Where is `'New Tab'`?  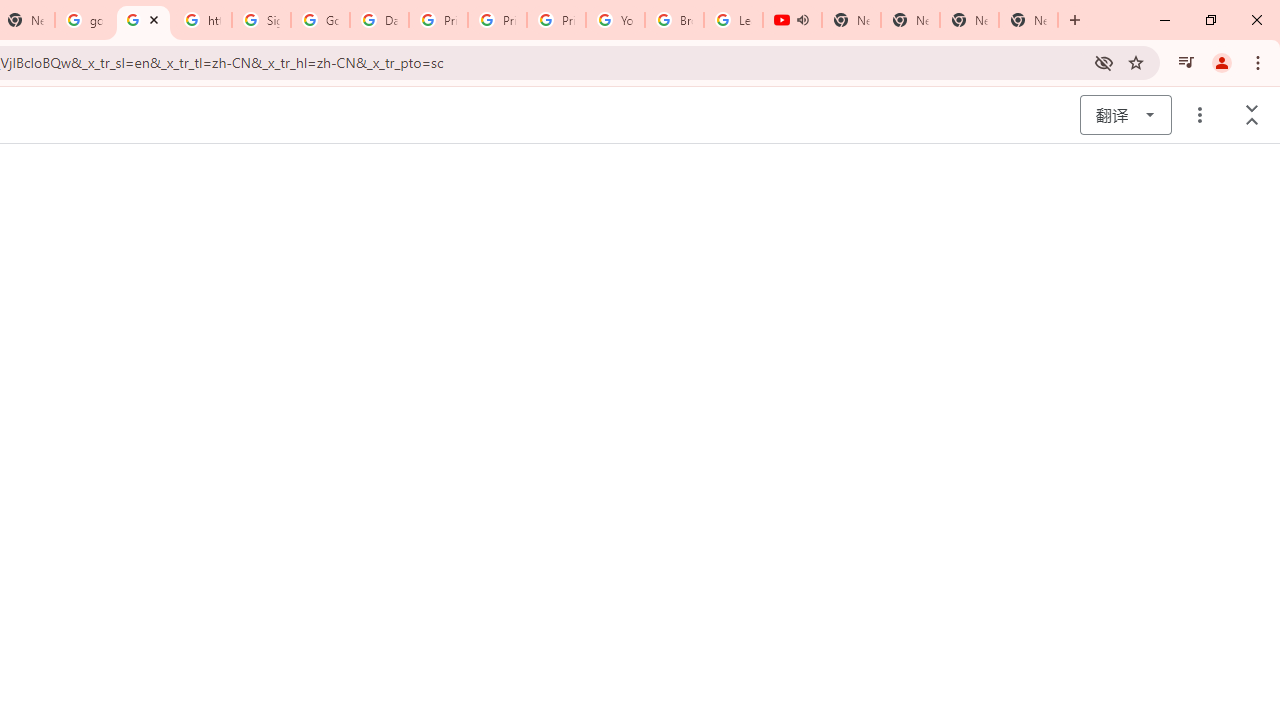 'New Tab' is located at coordinates (1028, 20).